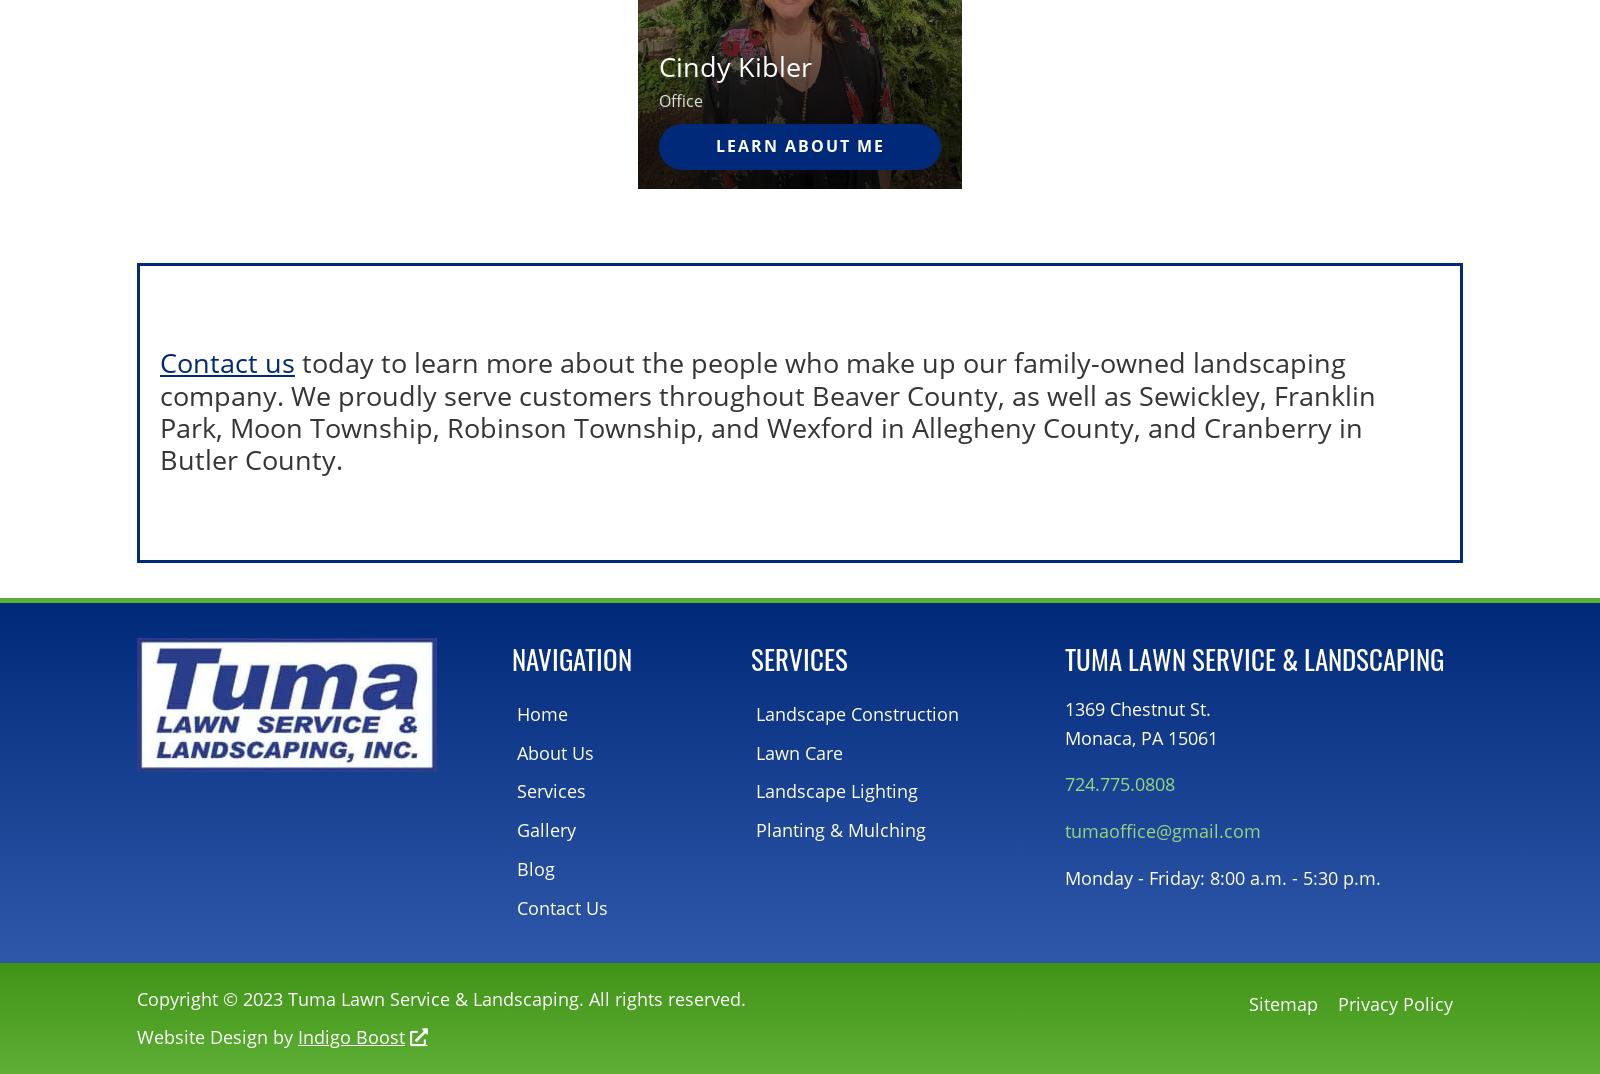  What do you see at coordinates (856, 713) in the screenshot?
I see `'Landscape Construction'` at bounding box center [856, 713].